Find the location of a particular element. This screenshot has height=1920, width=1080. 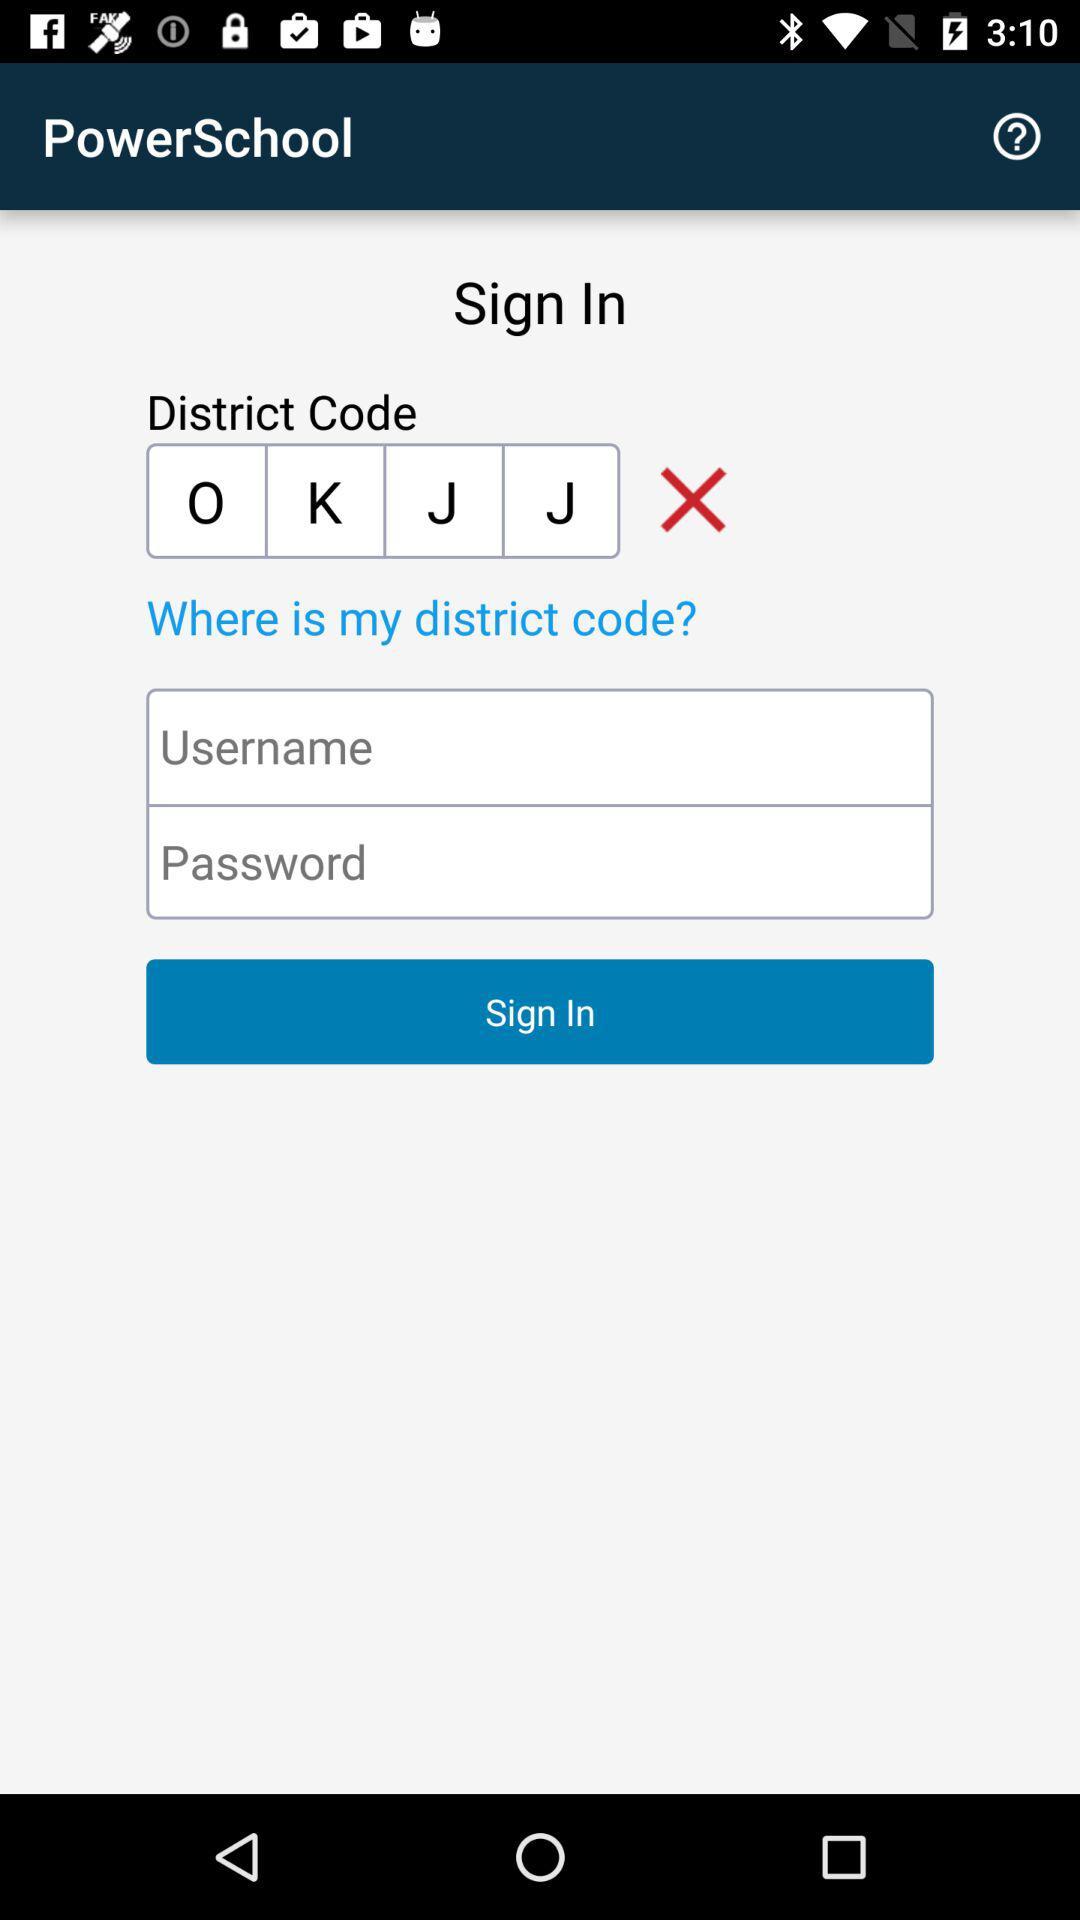

password info is located at coordinates (540, 861).